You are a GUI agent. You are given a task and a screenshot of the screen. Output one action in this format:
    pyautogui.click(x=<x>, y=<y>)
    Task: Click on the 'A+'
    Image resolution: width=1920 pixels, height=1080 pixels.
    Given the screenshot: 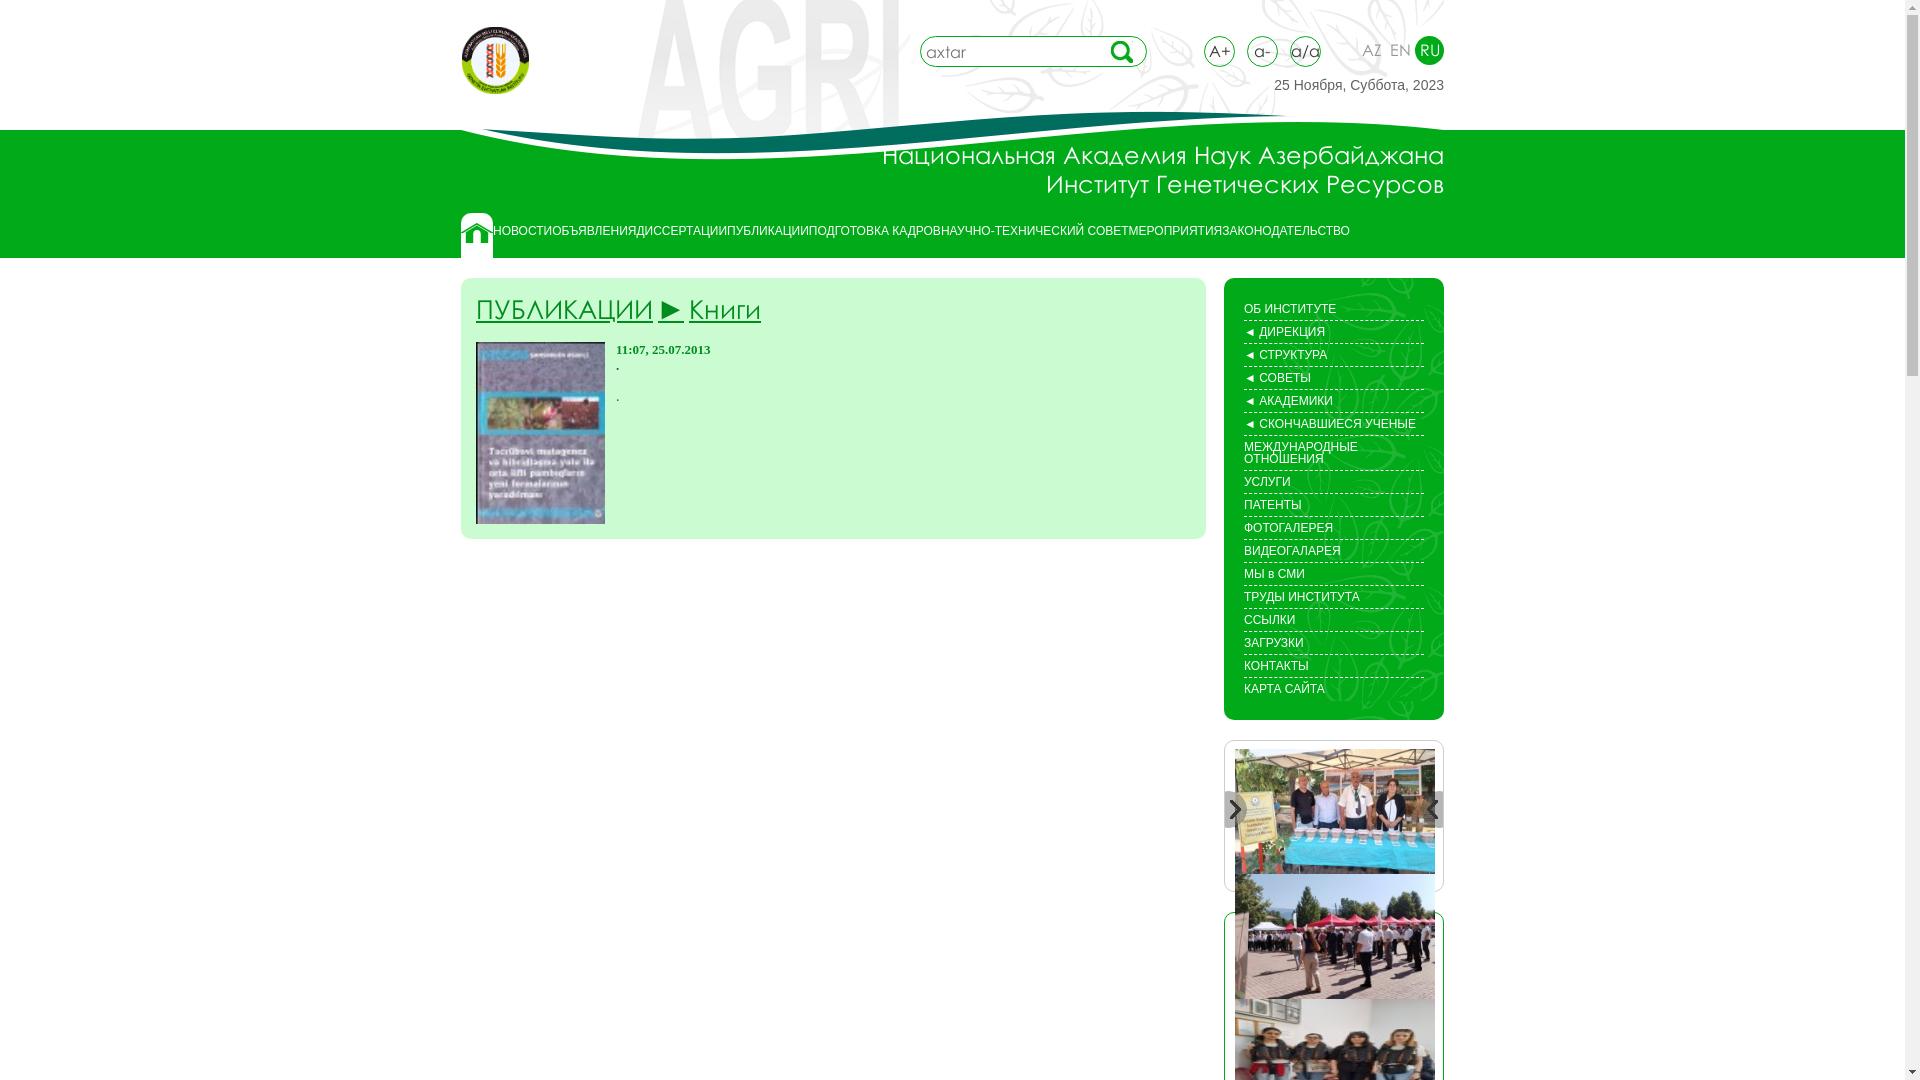 What is the action you would take?
    pyautogui.click(x=1203, y=50)
    